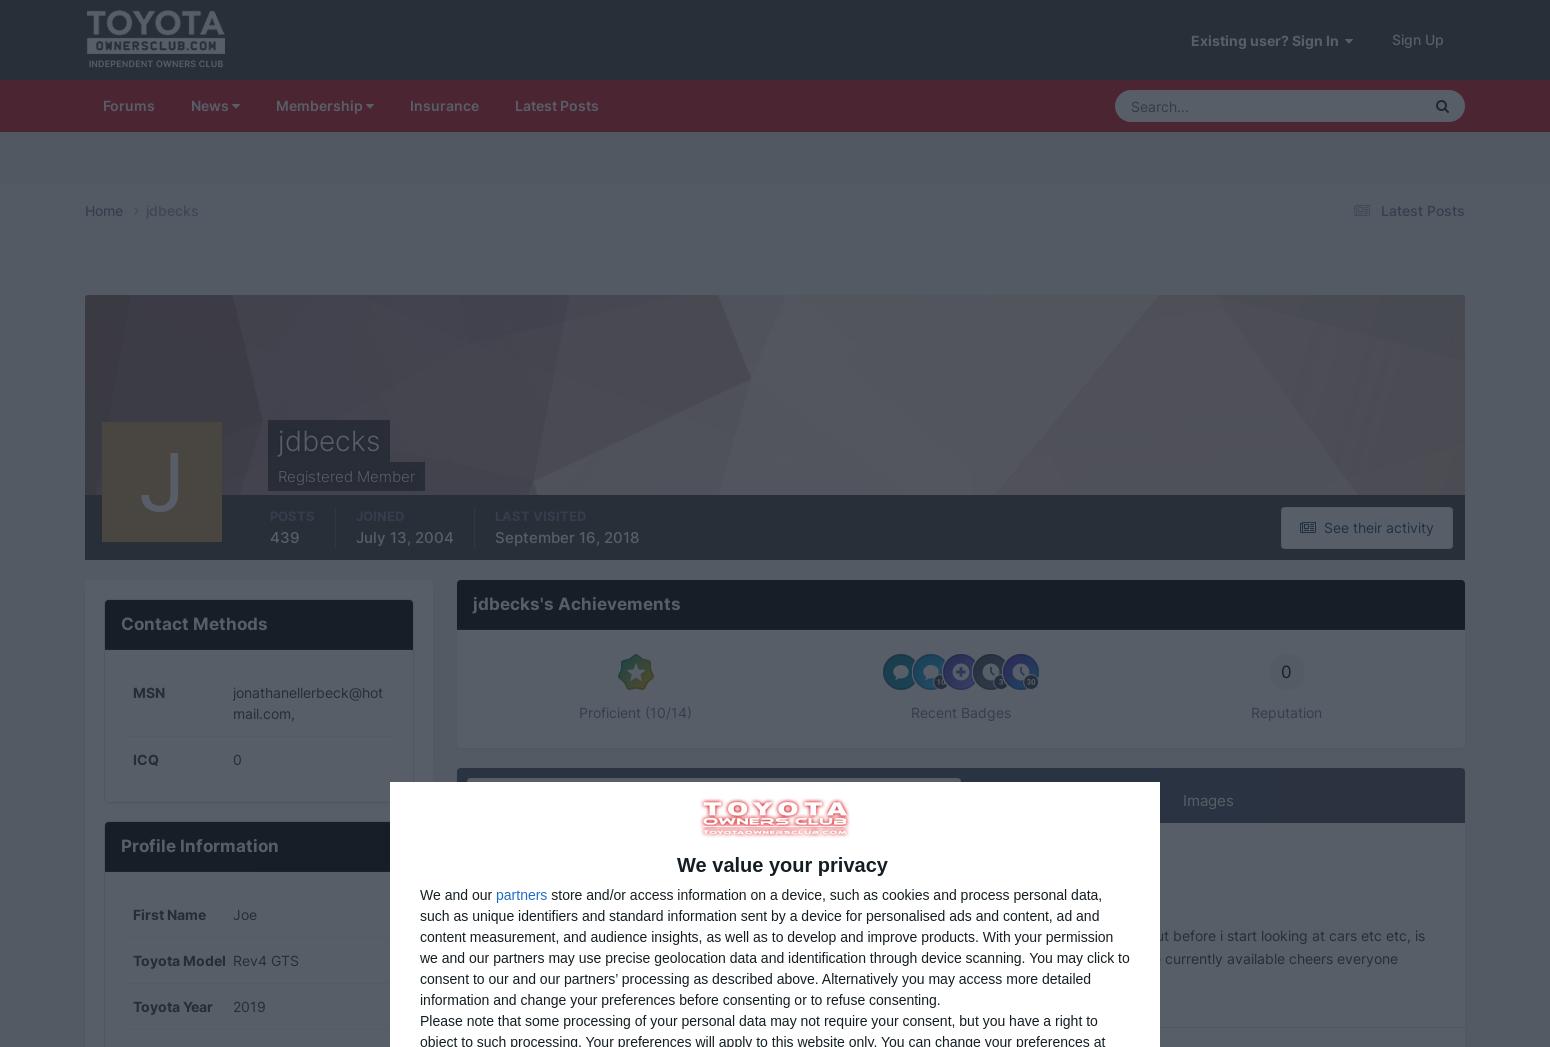 The width and height of the screenshot is (1550, 1047). I want to click on 'Topics', so click(1287, 212).